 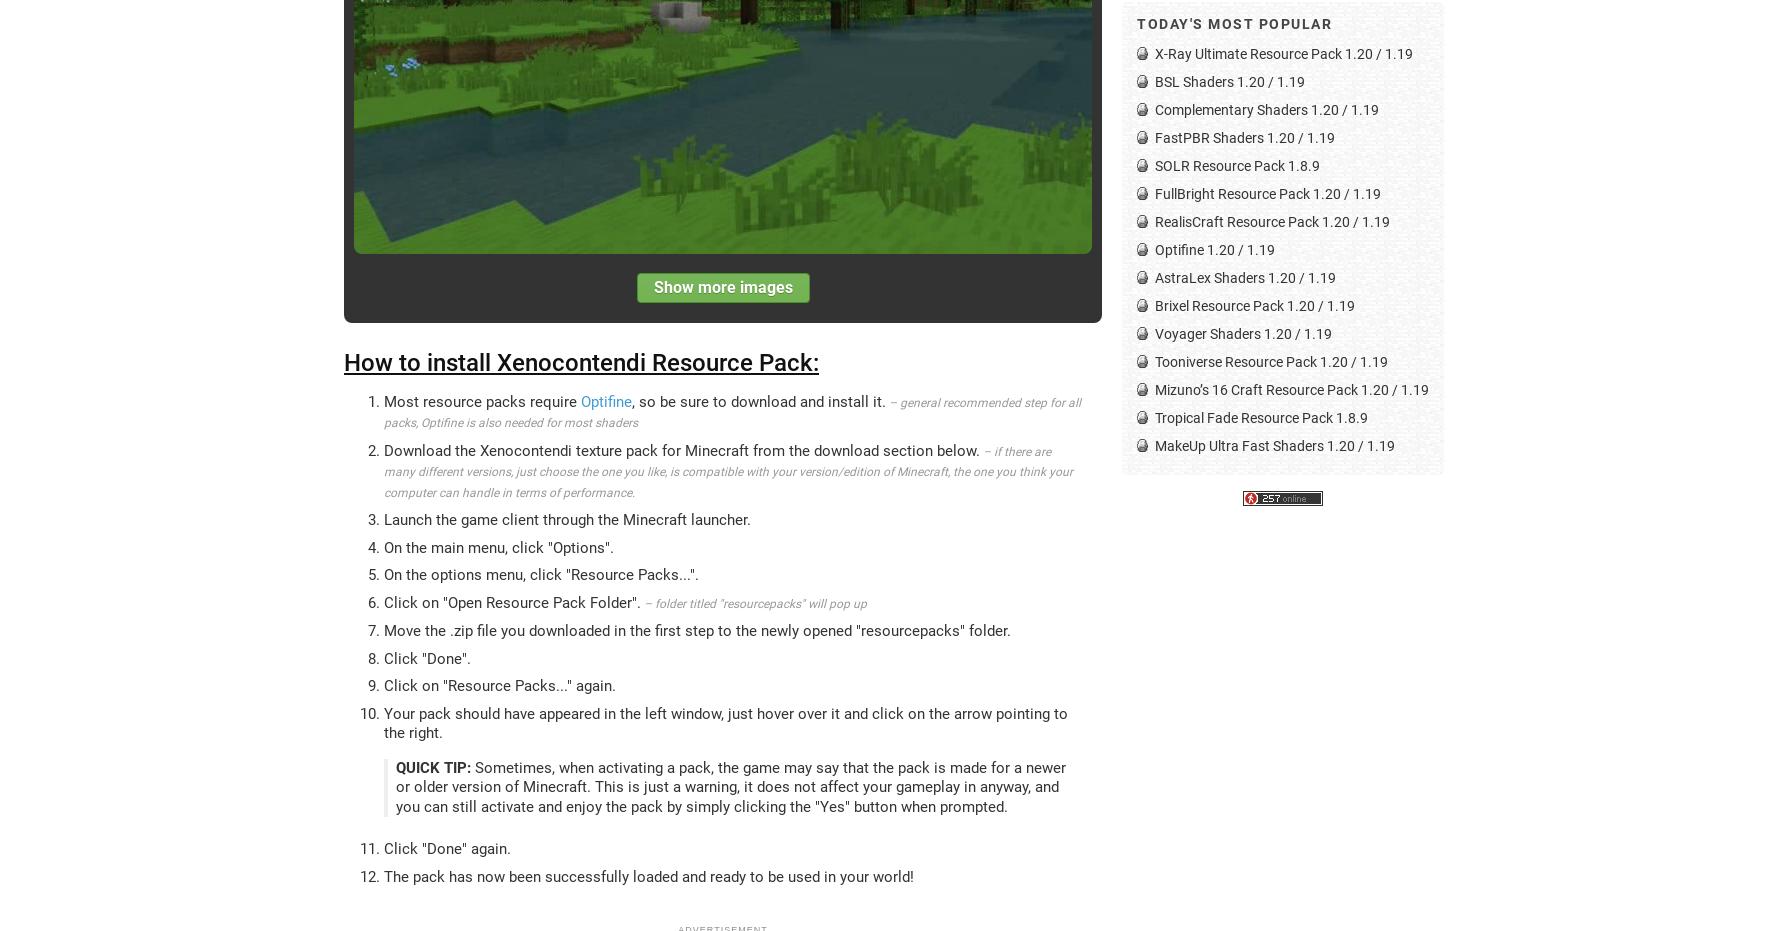 What do you see at coordinates (752, 603) in the screenshot?
I see `'– folder titled "resourcepacks" will pop up'` at bounding box center [752, 603].